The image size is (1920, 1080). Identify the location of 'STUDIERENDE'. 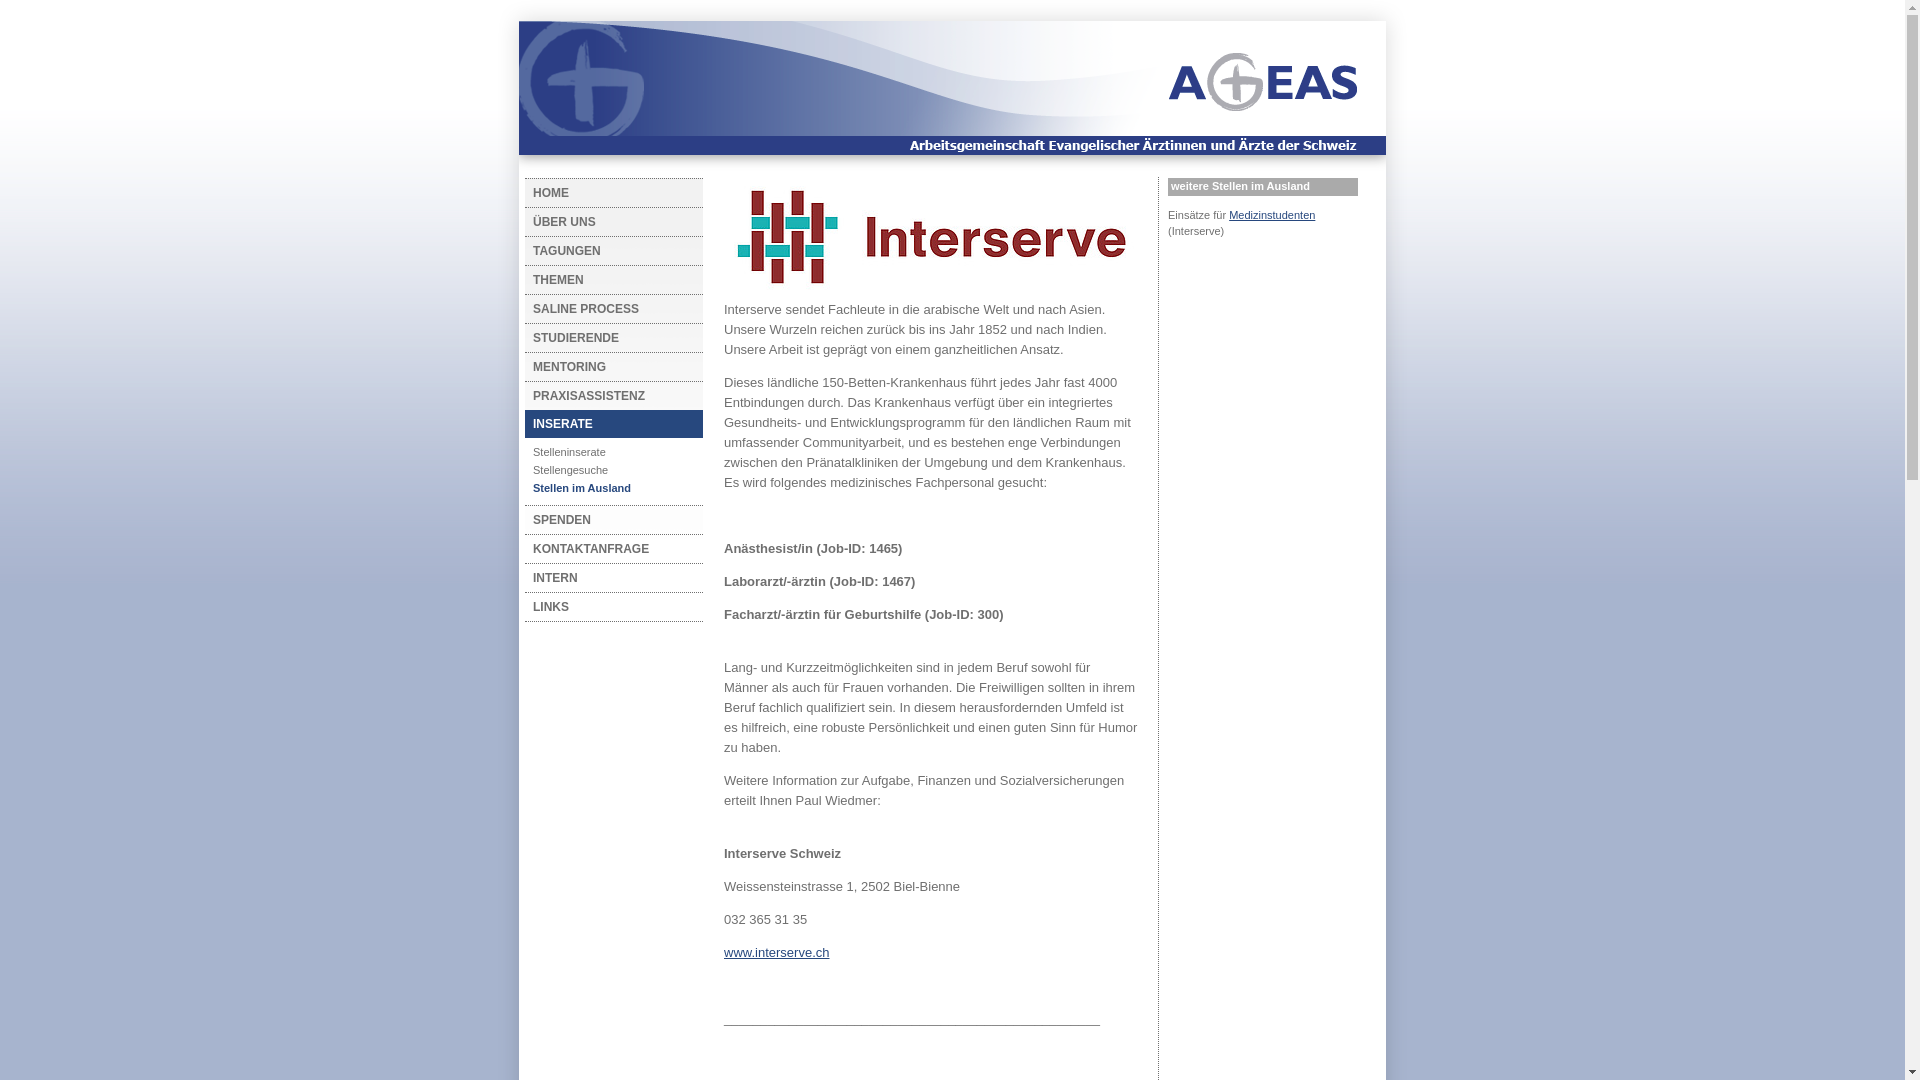
(524, 337).